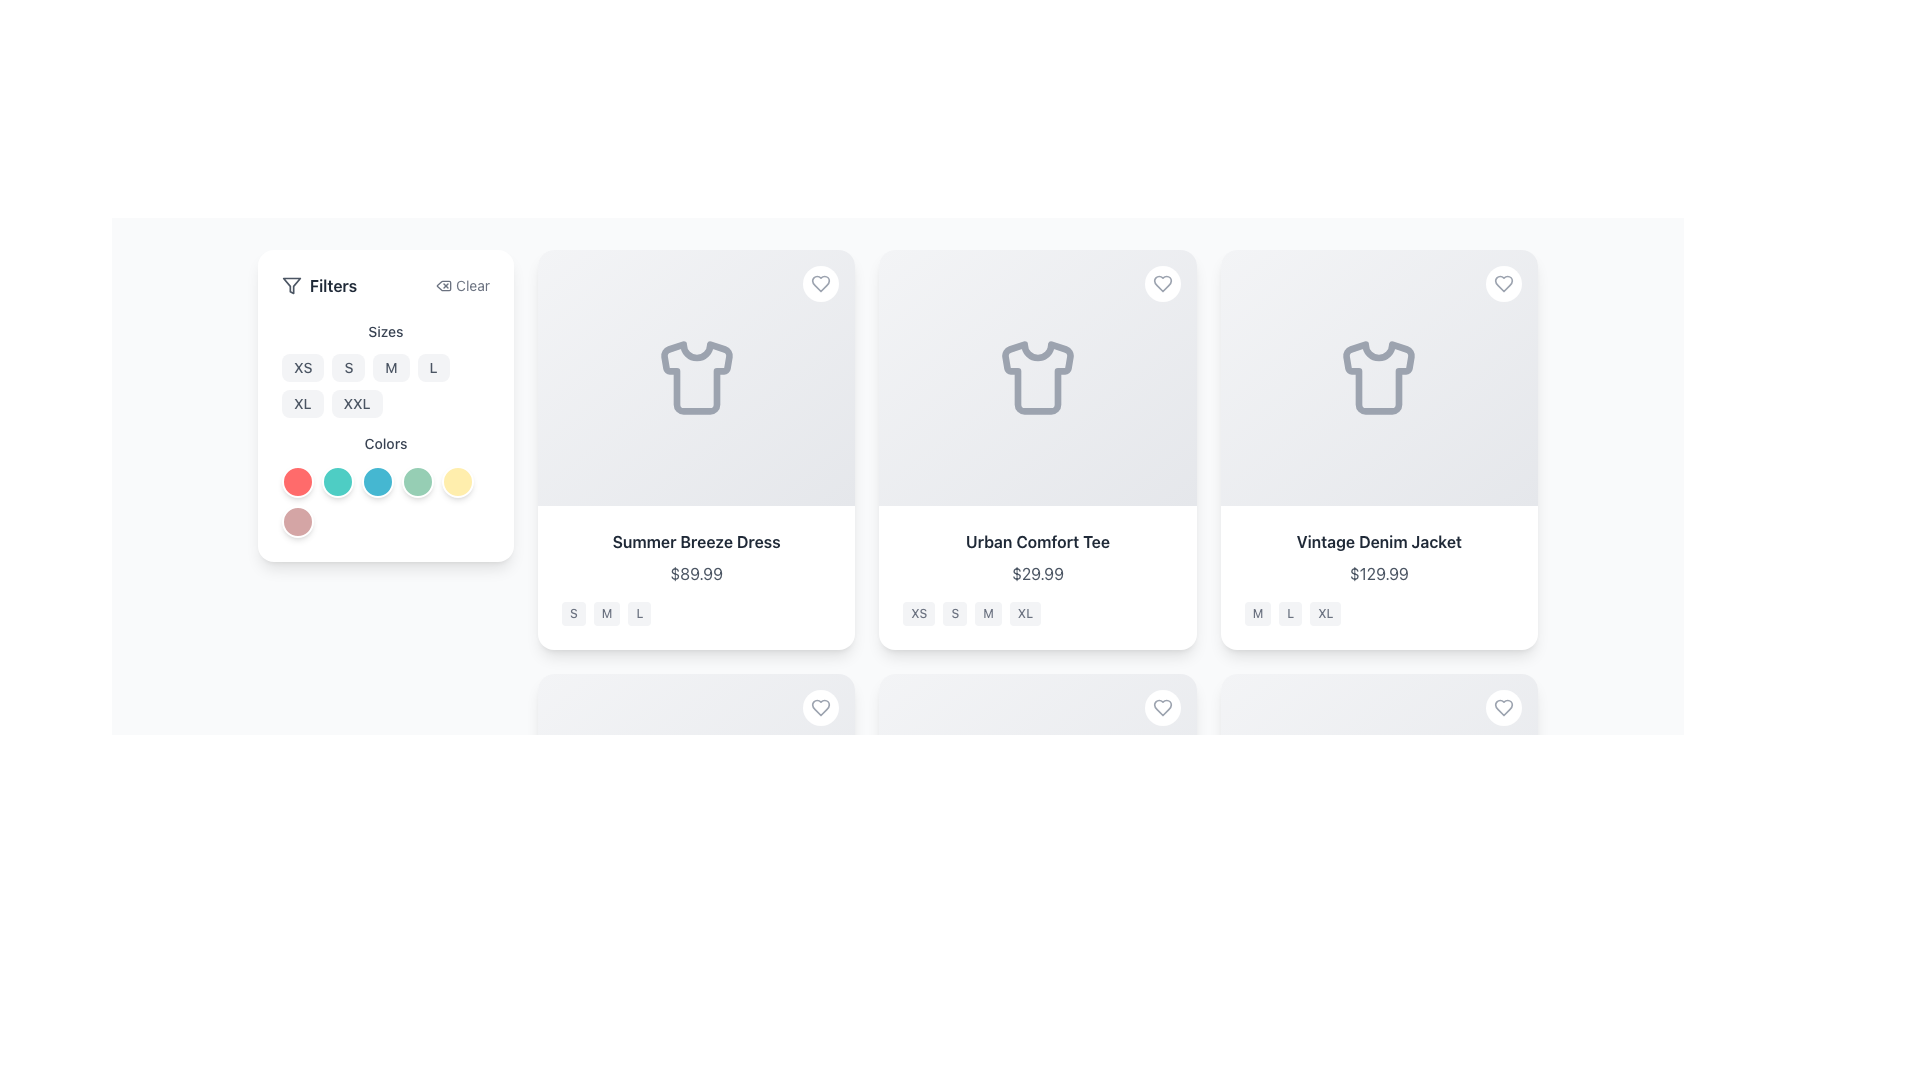 The height and width of the screenshot is (1080, 1920). Describe the element at coordinates (696, 578) in the screenshot. I see `the center of the Product Information Display for 'Summer Breeze Dress'` at that location.